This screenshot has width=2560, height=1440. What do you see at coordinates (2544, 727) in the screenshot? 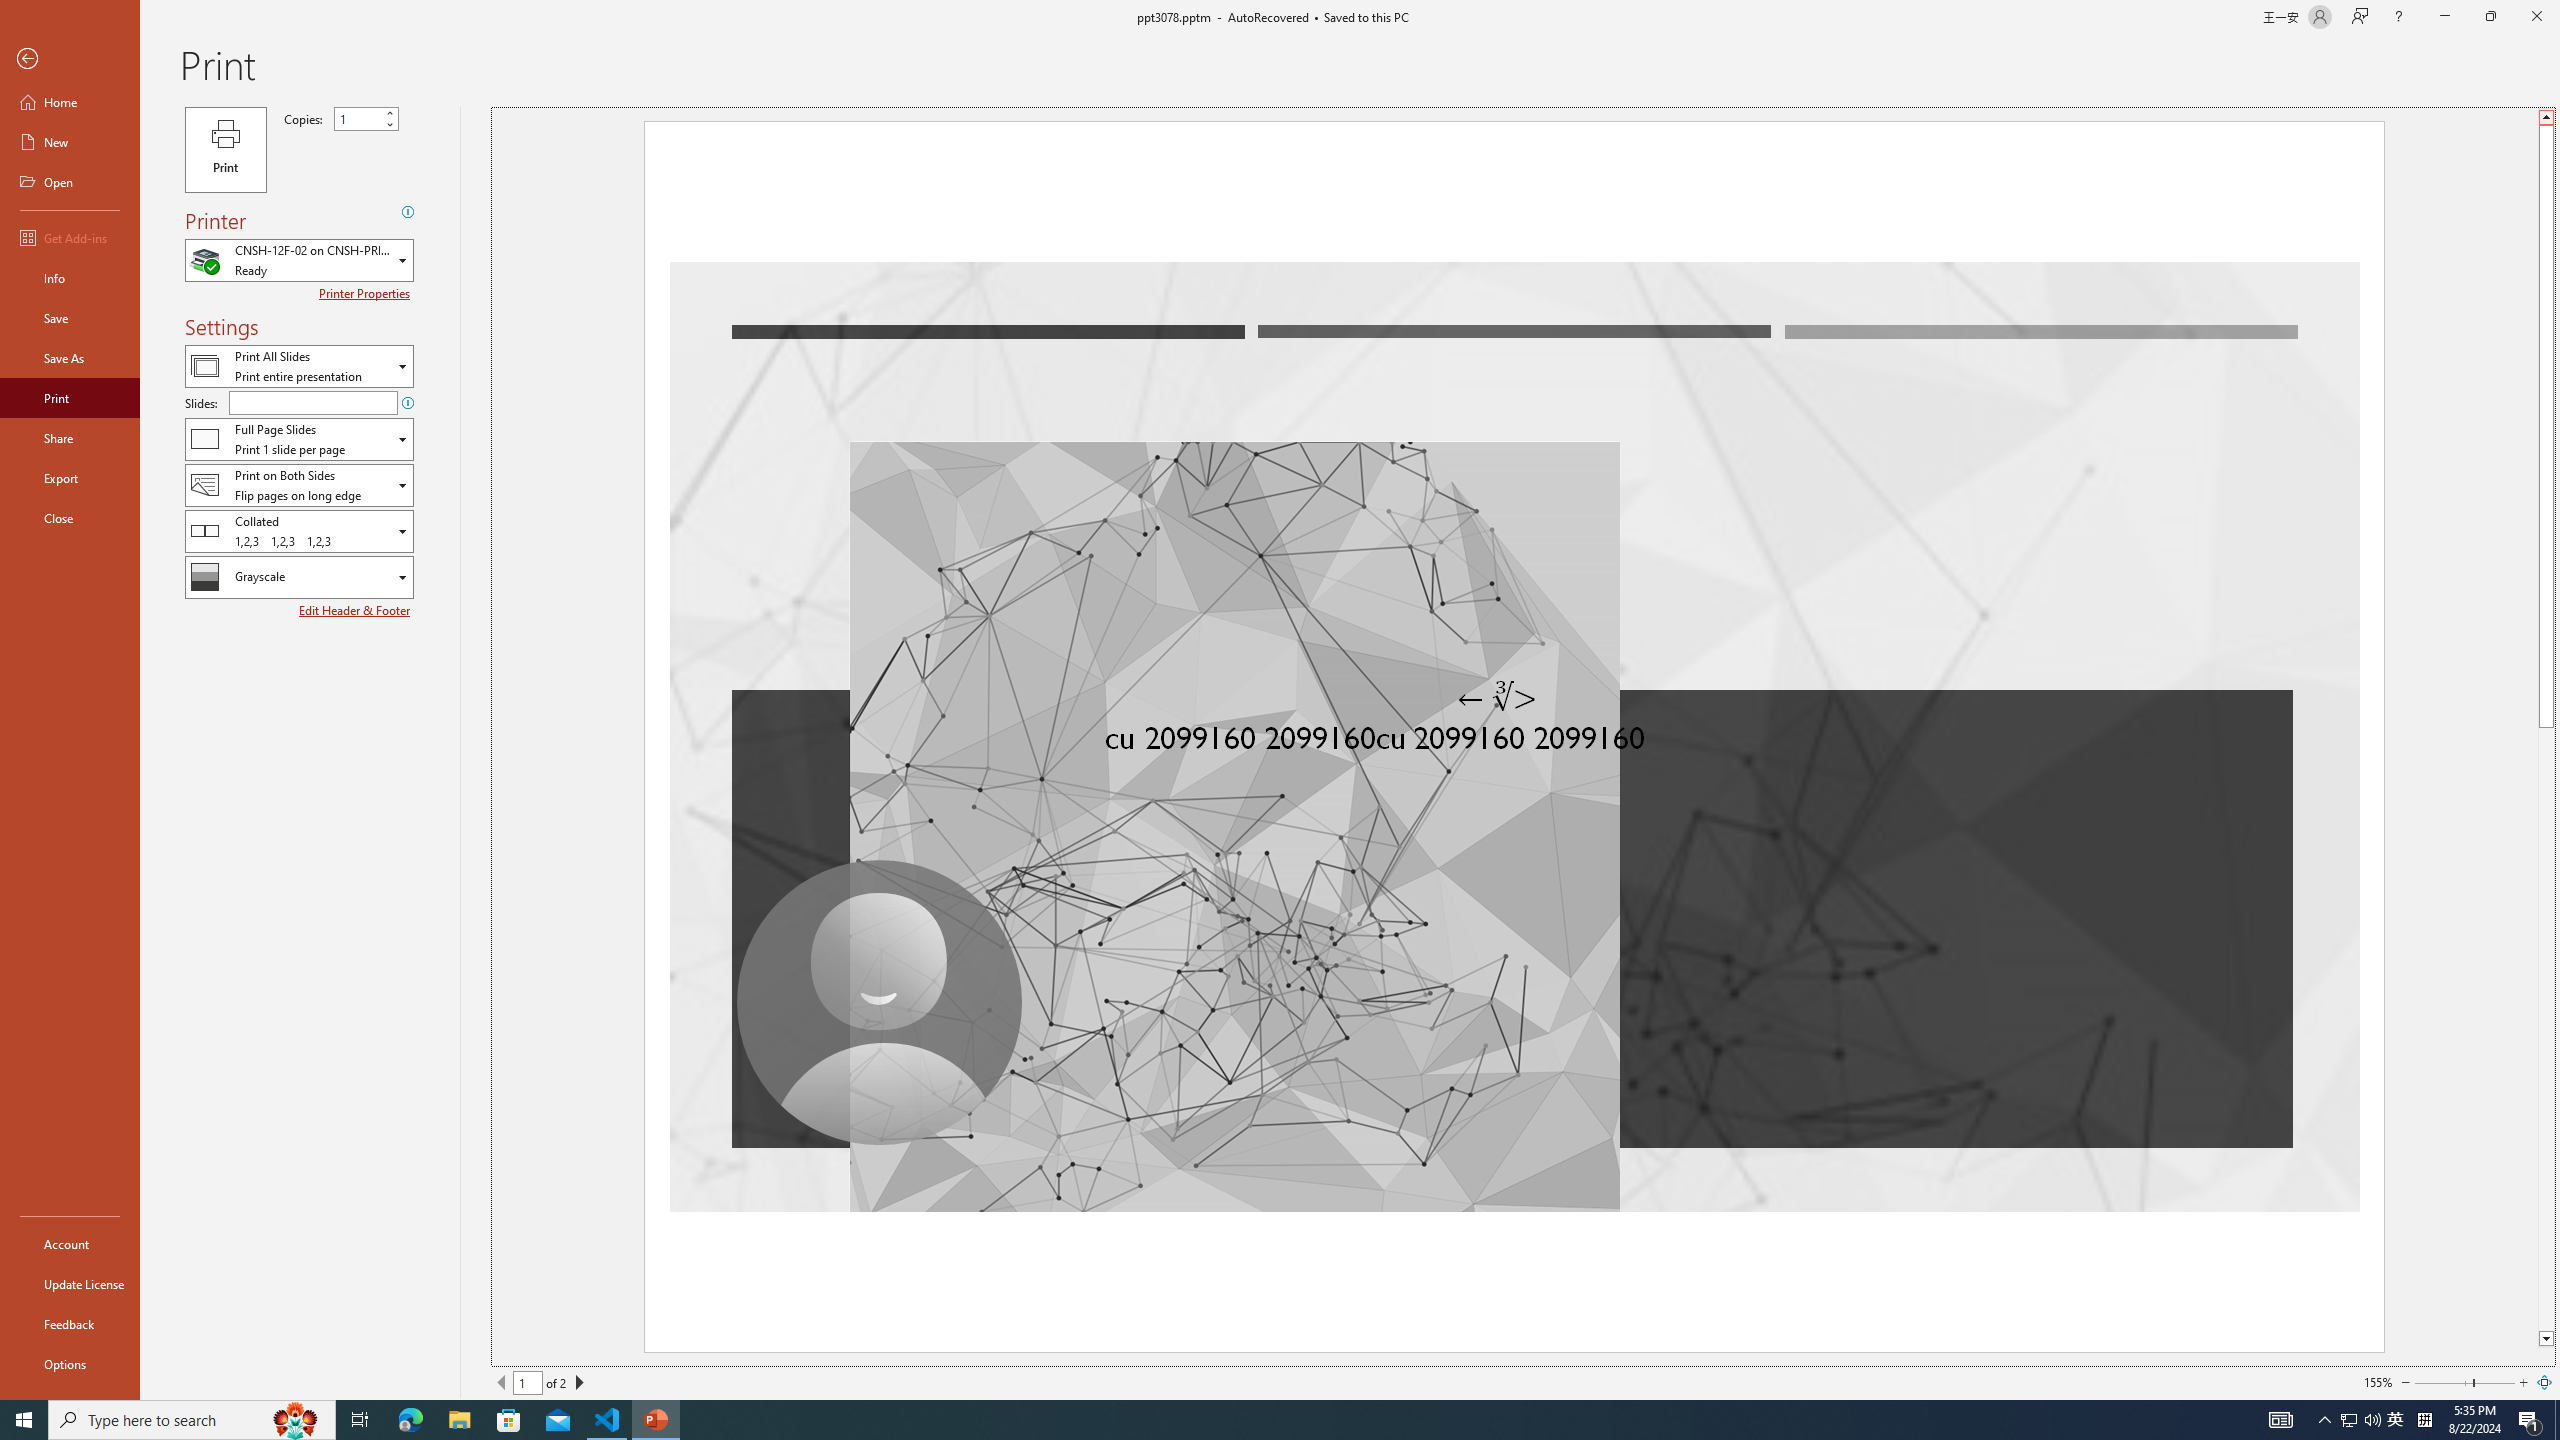
I see `'Class: NetUIScrollBar'` at bounding box center [2544, 727].